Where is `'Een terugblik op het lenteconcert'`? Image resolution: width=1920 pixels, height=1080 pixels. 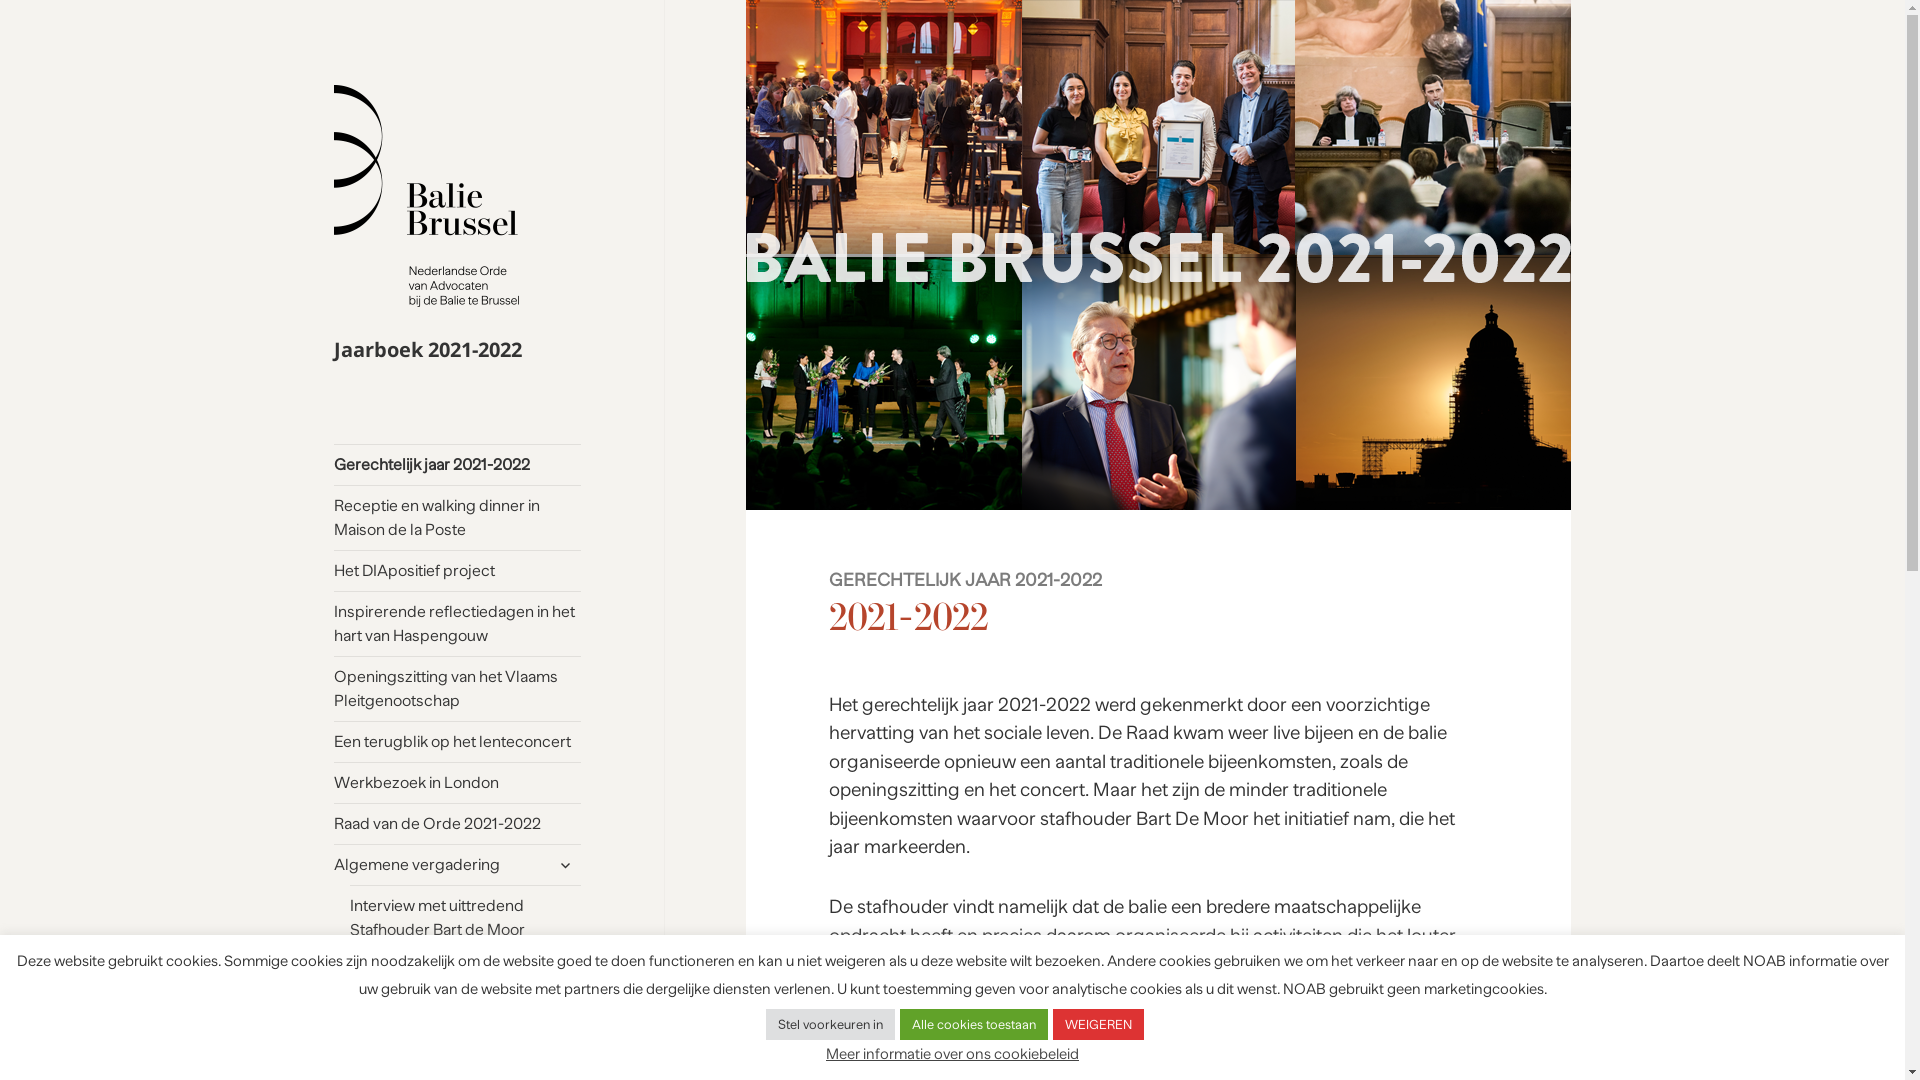 'Een terugblik op het lenteconcert' is located at coordinates (456, 741).